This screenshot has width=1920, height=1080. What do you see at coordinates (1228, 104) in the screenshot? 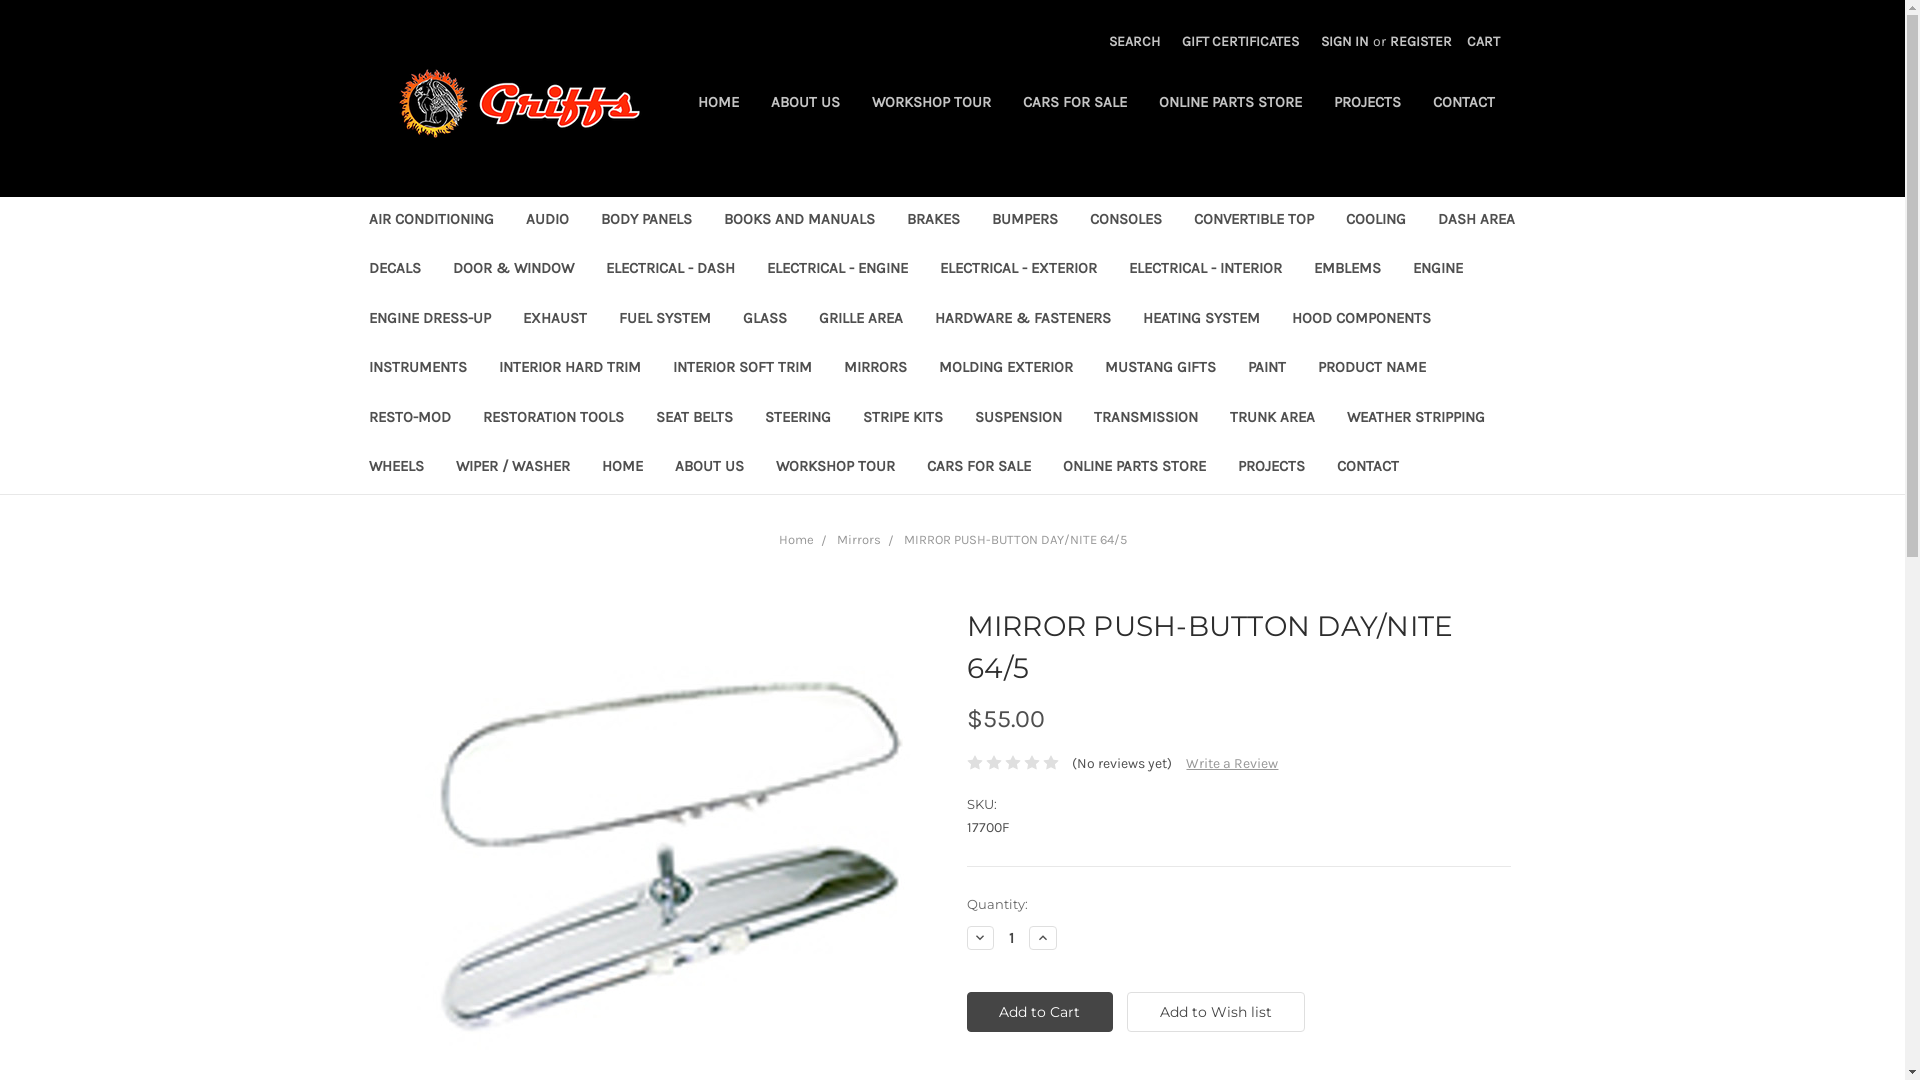
I see `'ONLINE PARTS STORE'` at bounding box center [1228, 104].